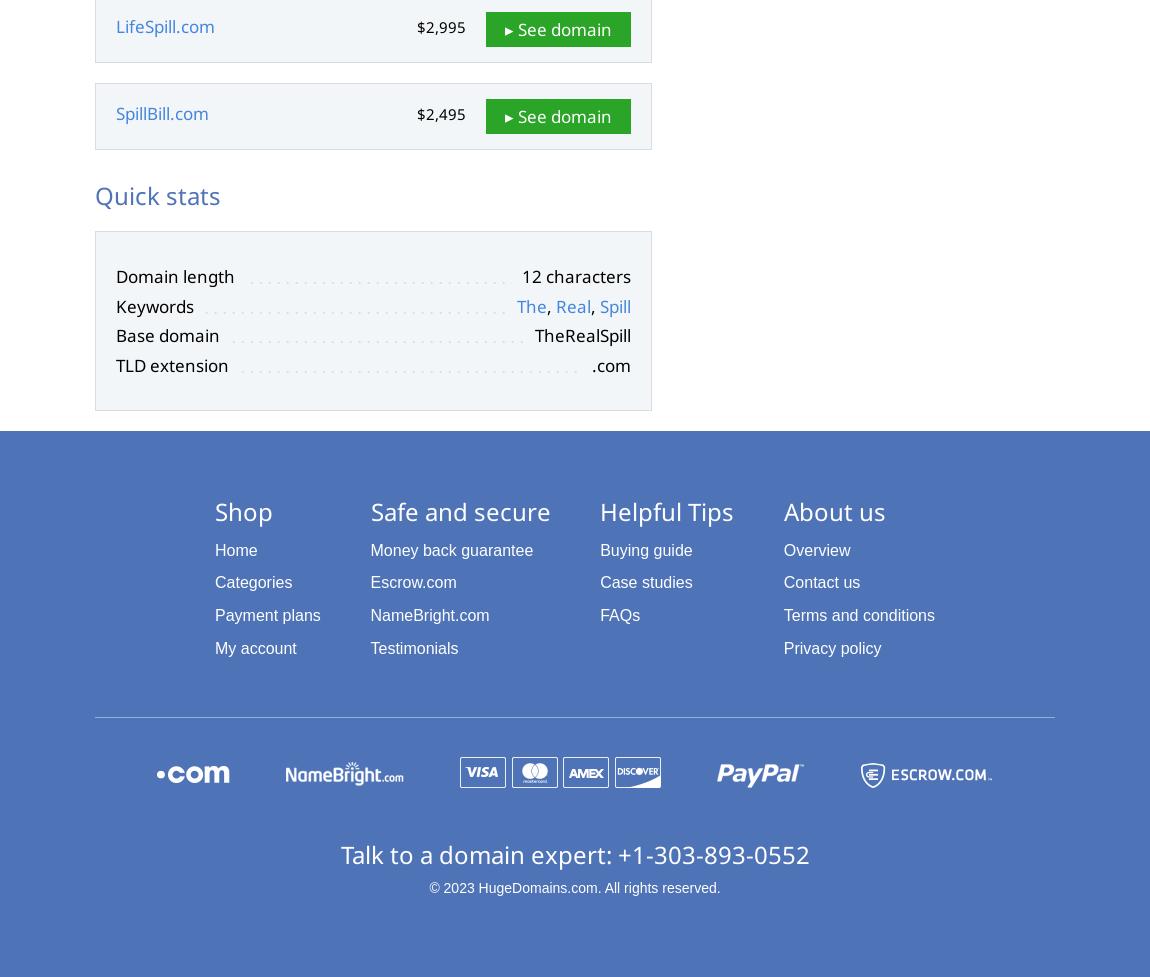 This screenshot has width=1150, height=977. Describe the element at coordinates (164, 26) in the screenshot. I see `'LifeSpill.com'` at that location.